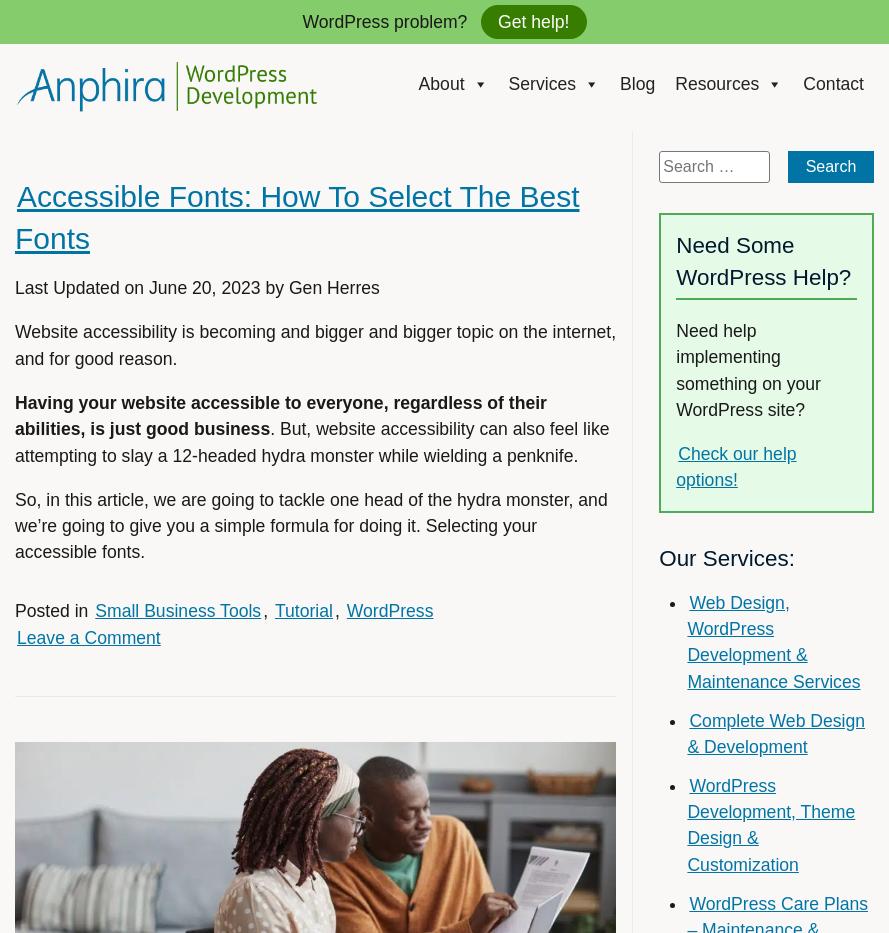  Describe the element at coordinates (273, 288) in the screenshot. I see `'by'` at that location.